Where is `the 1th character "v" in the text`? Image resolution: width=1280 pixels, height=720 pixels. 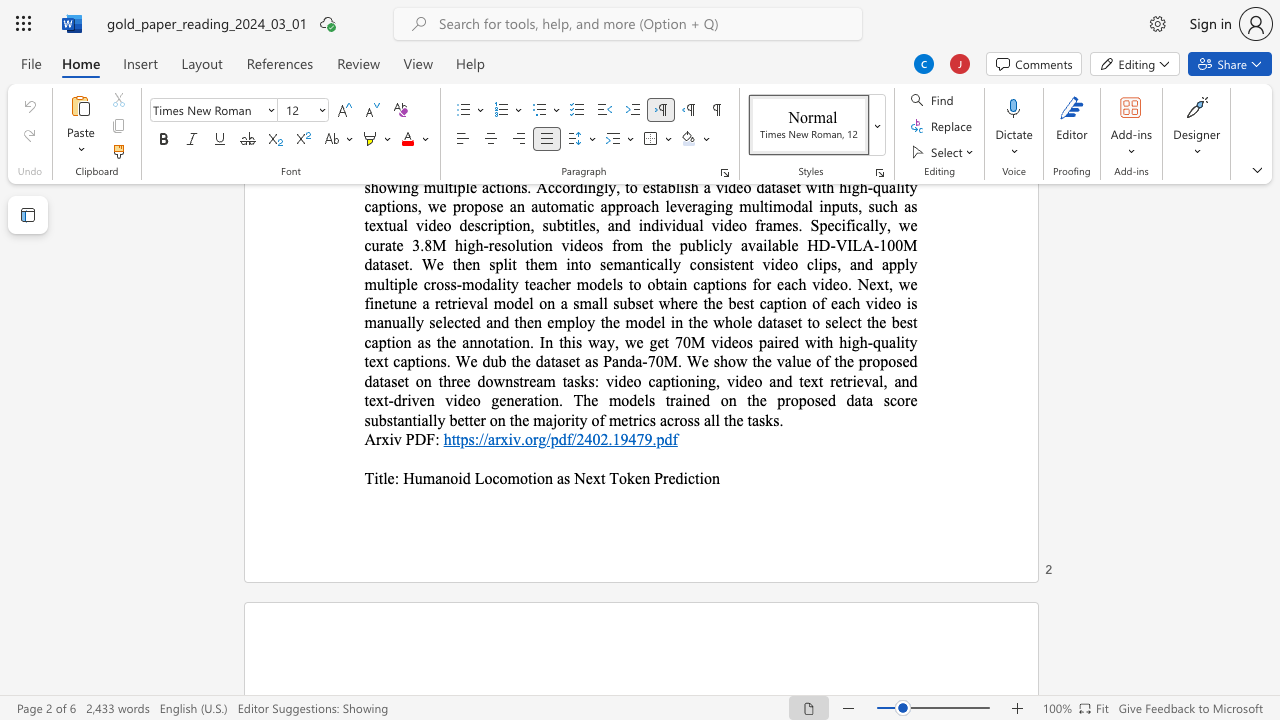 the 1th character "v" in the text is located at coordinates (397, 438).